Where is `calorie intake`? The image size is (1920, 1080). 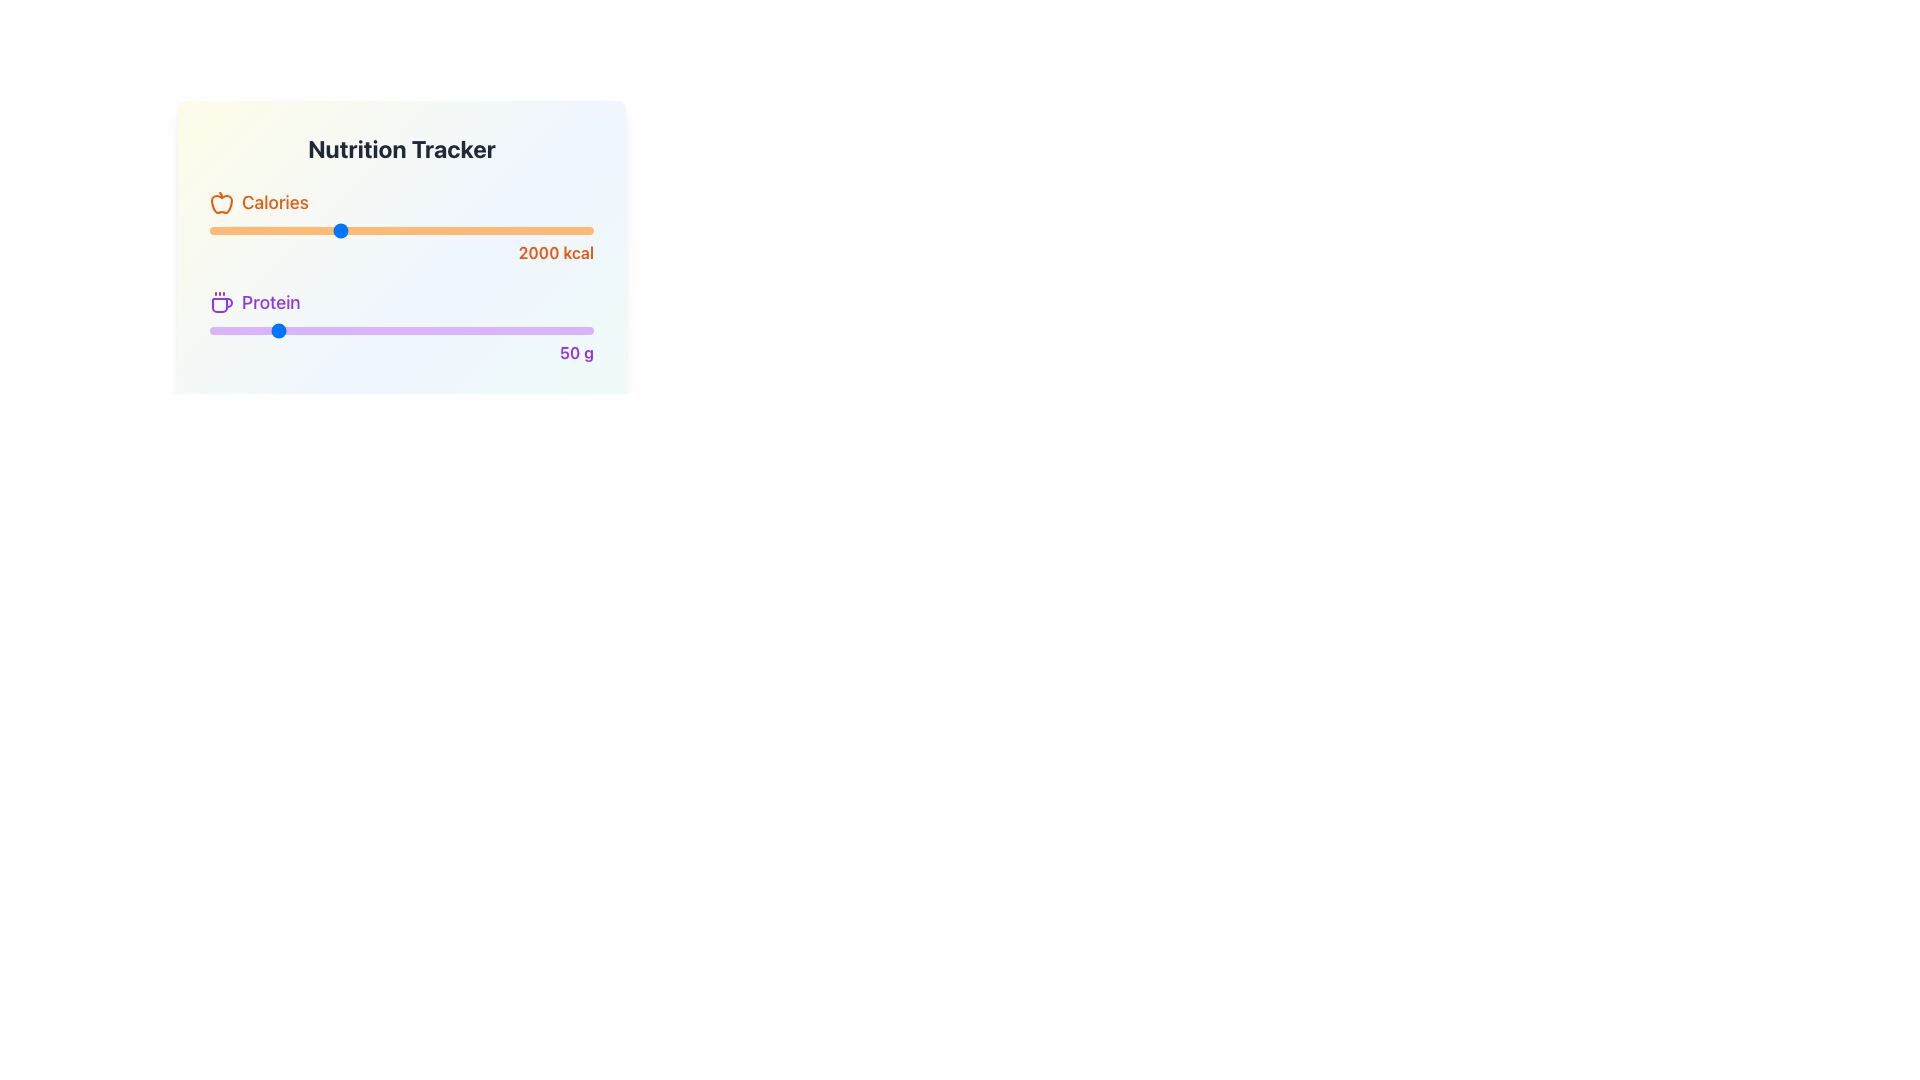 calorie intake is located at coordinates (312, 226).